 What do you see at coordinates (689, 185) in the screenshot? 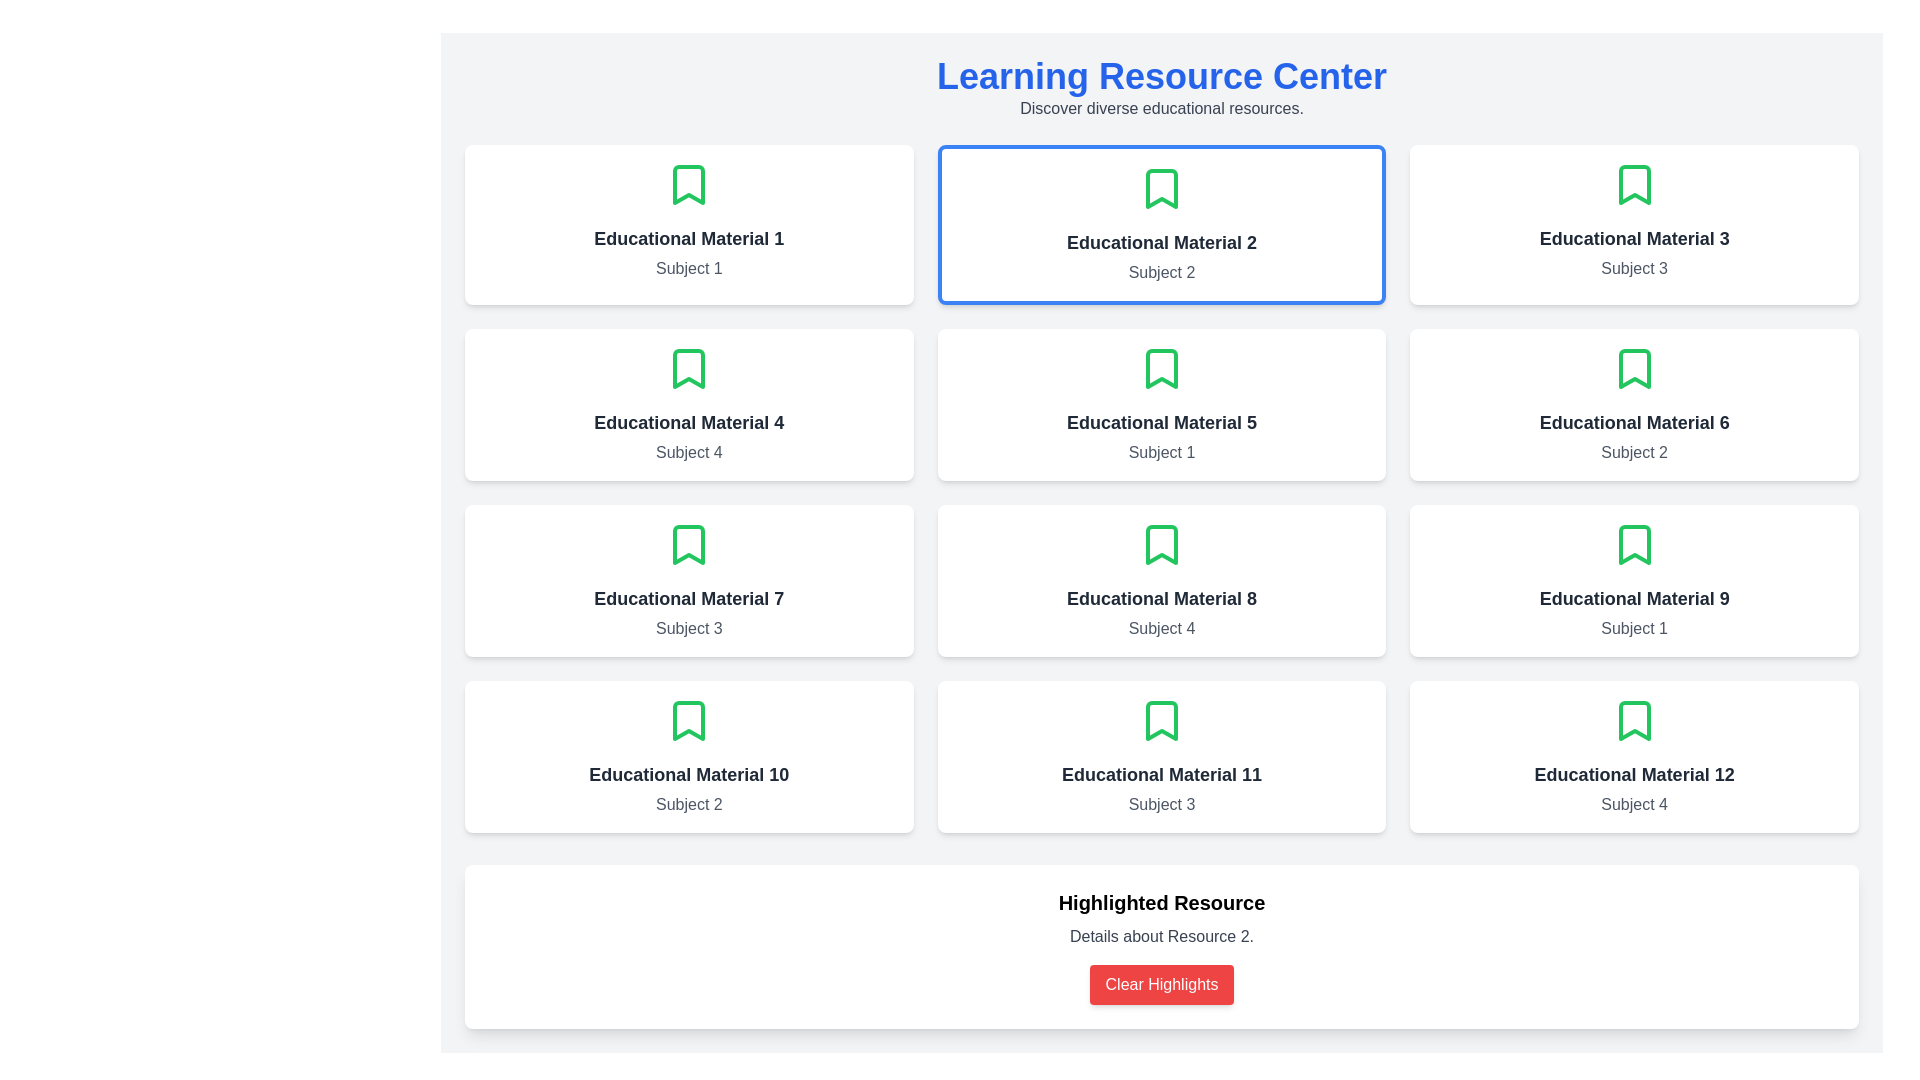
I see `the bookmark icon located at the top-middle of the card labeled 'Educational Material 1' with the subtitle 'Subject 1', indicating that the material can be bookmarked` at bounding box center [689, 185].